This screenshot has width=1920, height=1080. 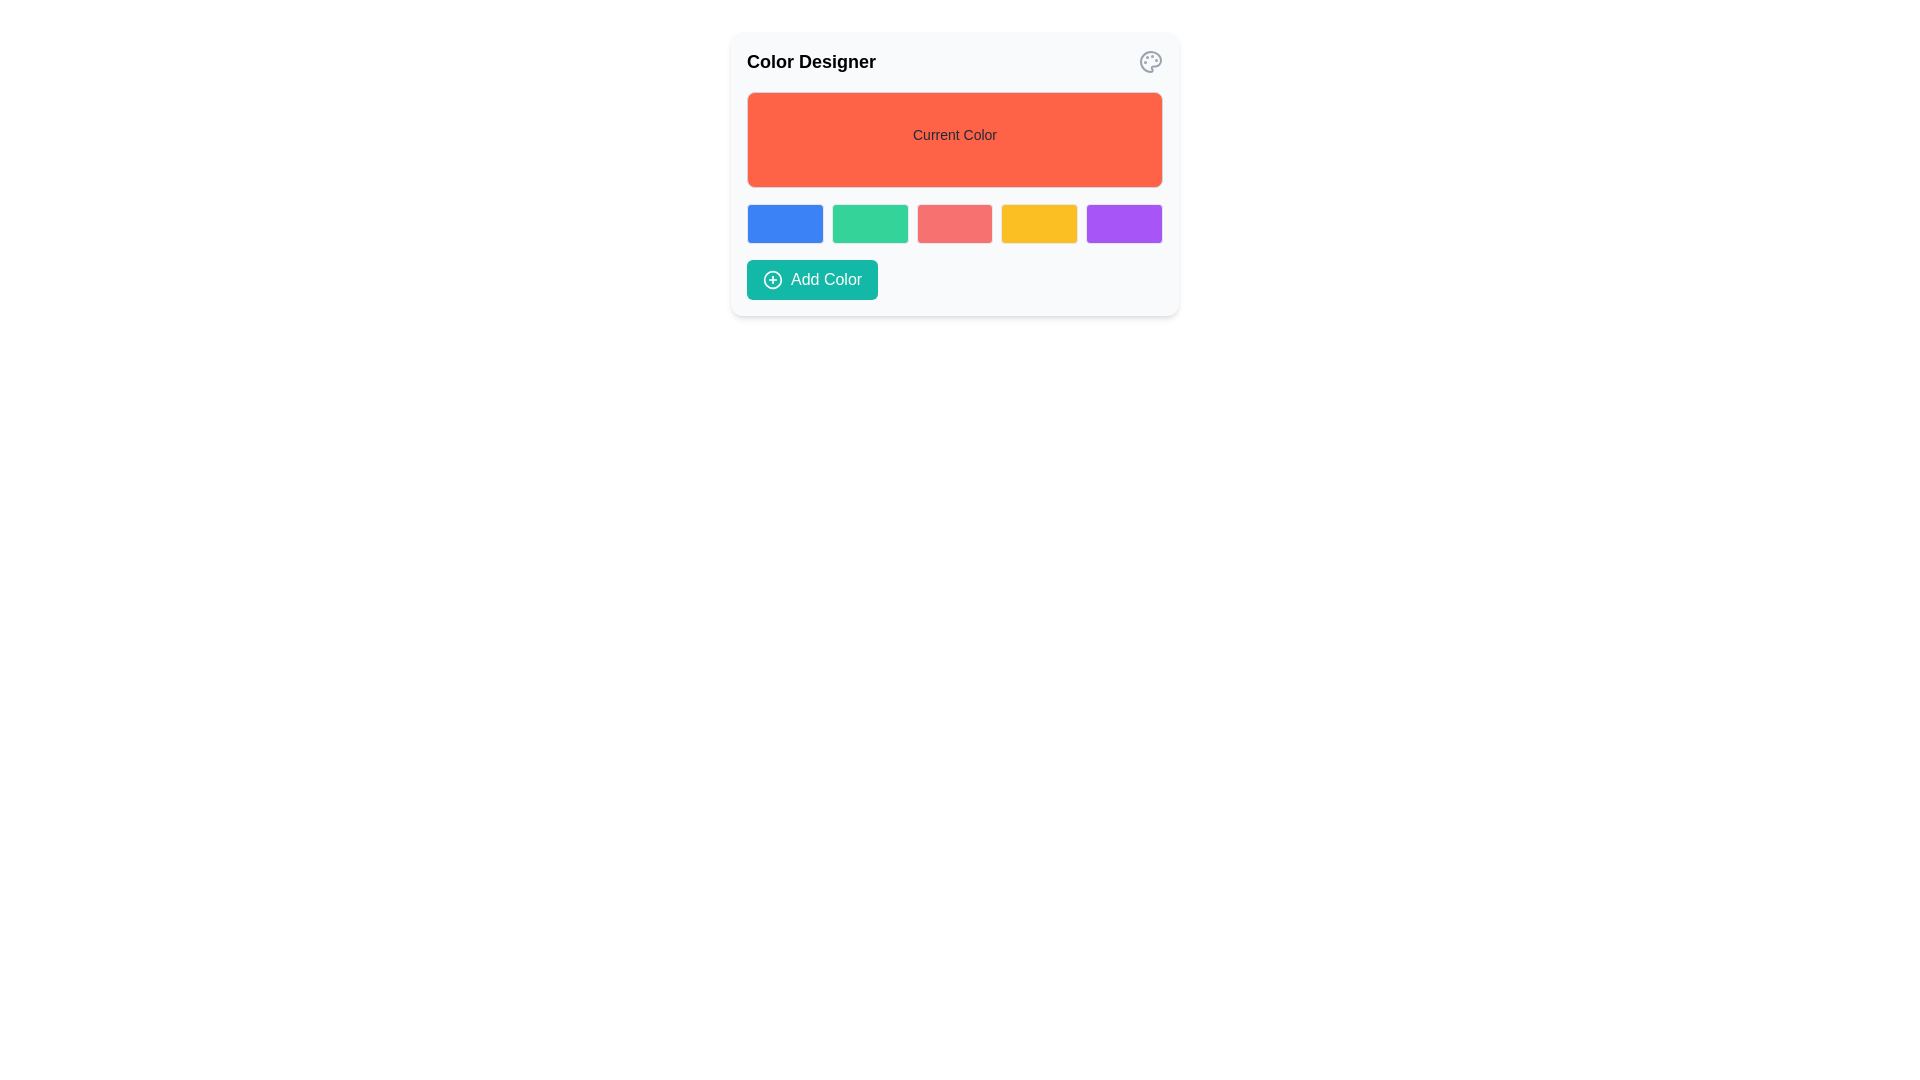 What do you see at coordinates (771, 280) in the screenshot?
I see `the action icon located on the left side of the green 'Add Color' button at the bottom of the 'Color Designer' card interface` at bounding box center [771, 280].